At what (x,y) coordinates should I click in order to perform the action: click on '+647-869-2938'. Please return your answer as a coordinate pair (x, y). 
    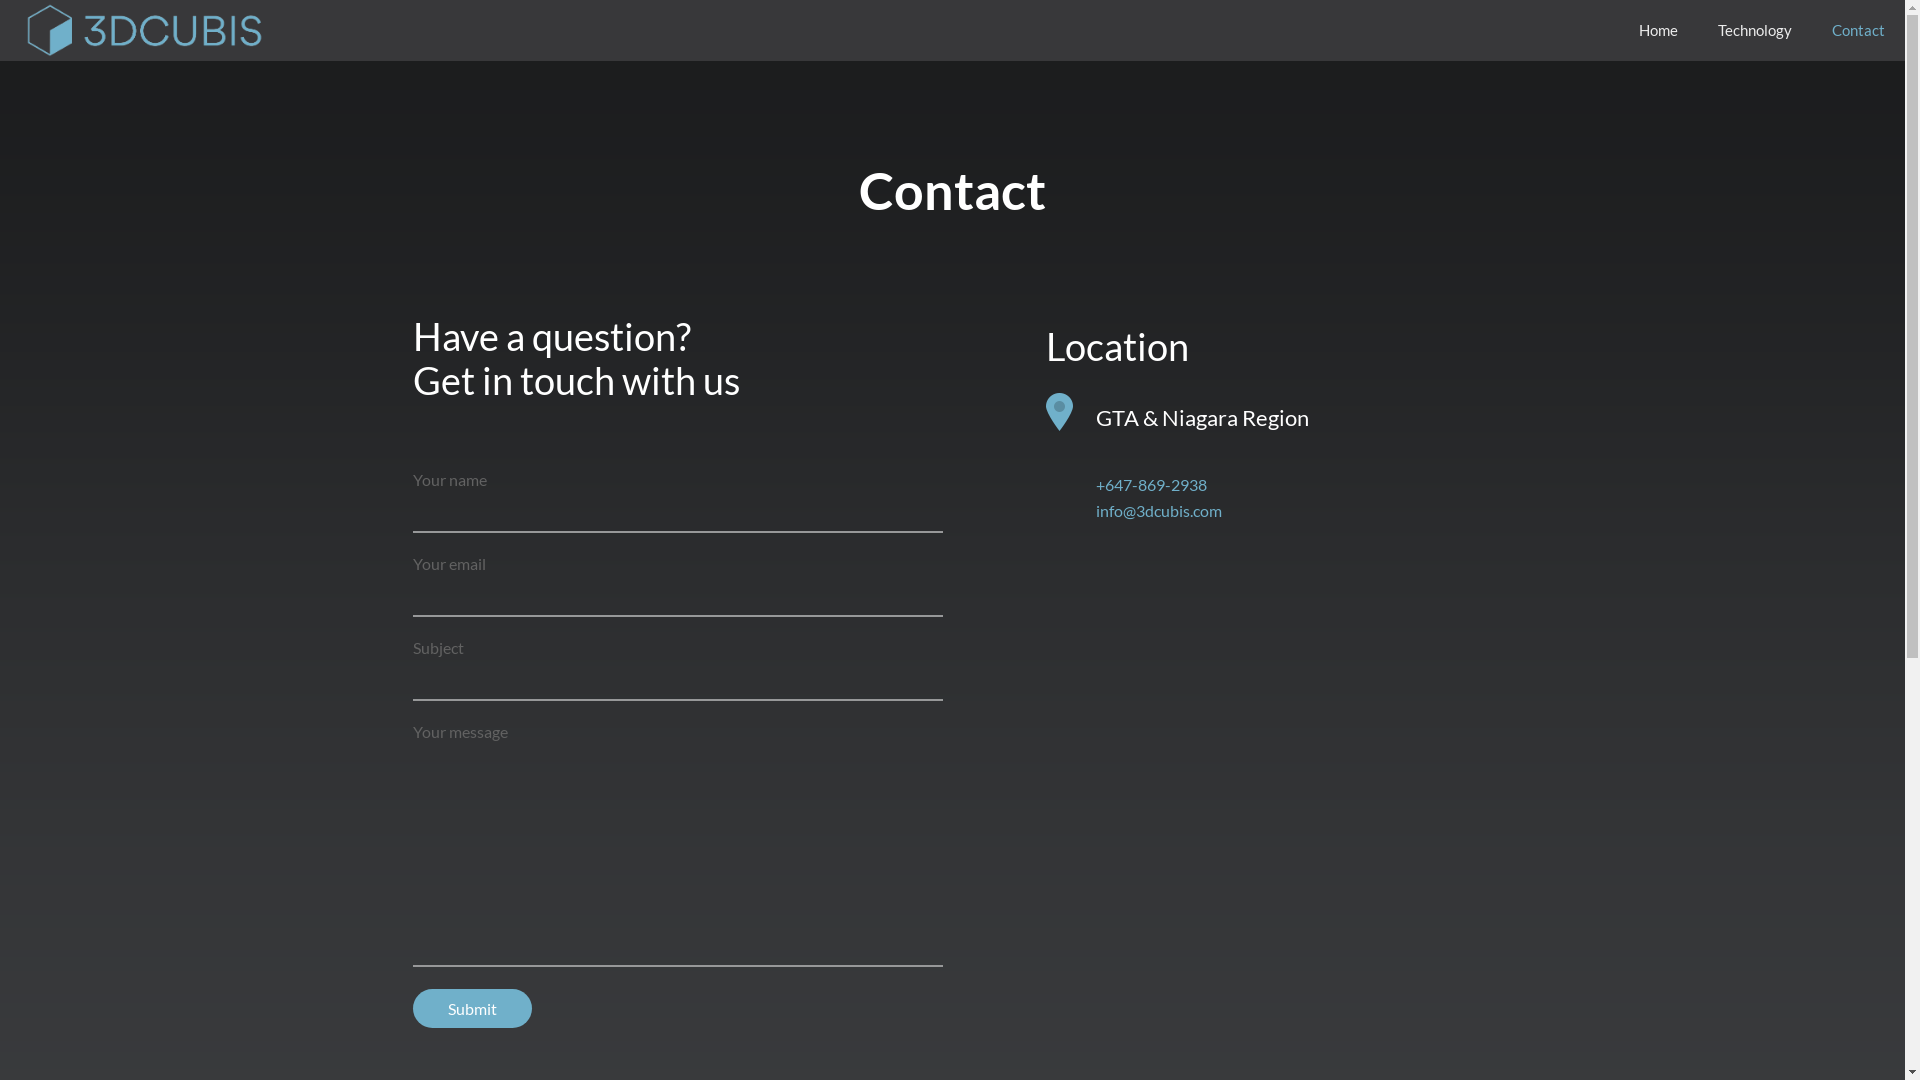
    Looking at the image, I should click on (1151, 484).